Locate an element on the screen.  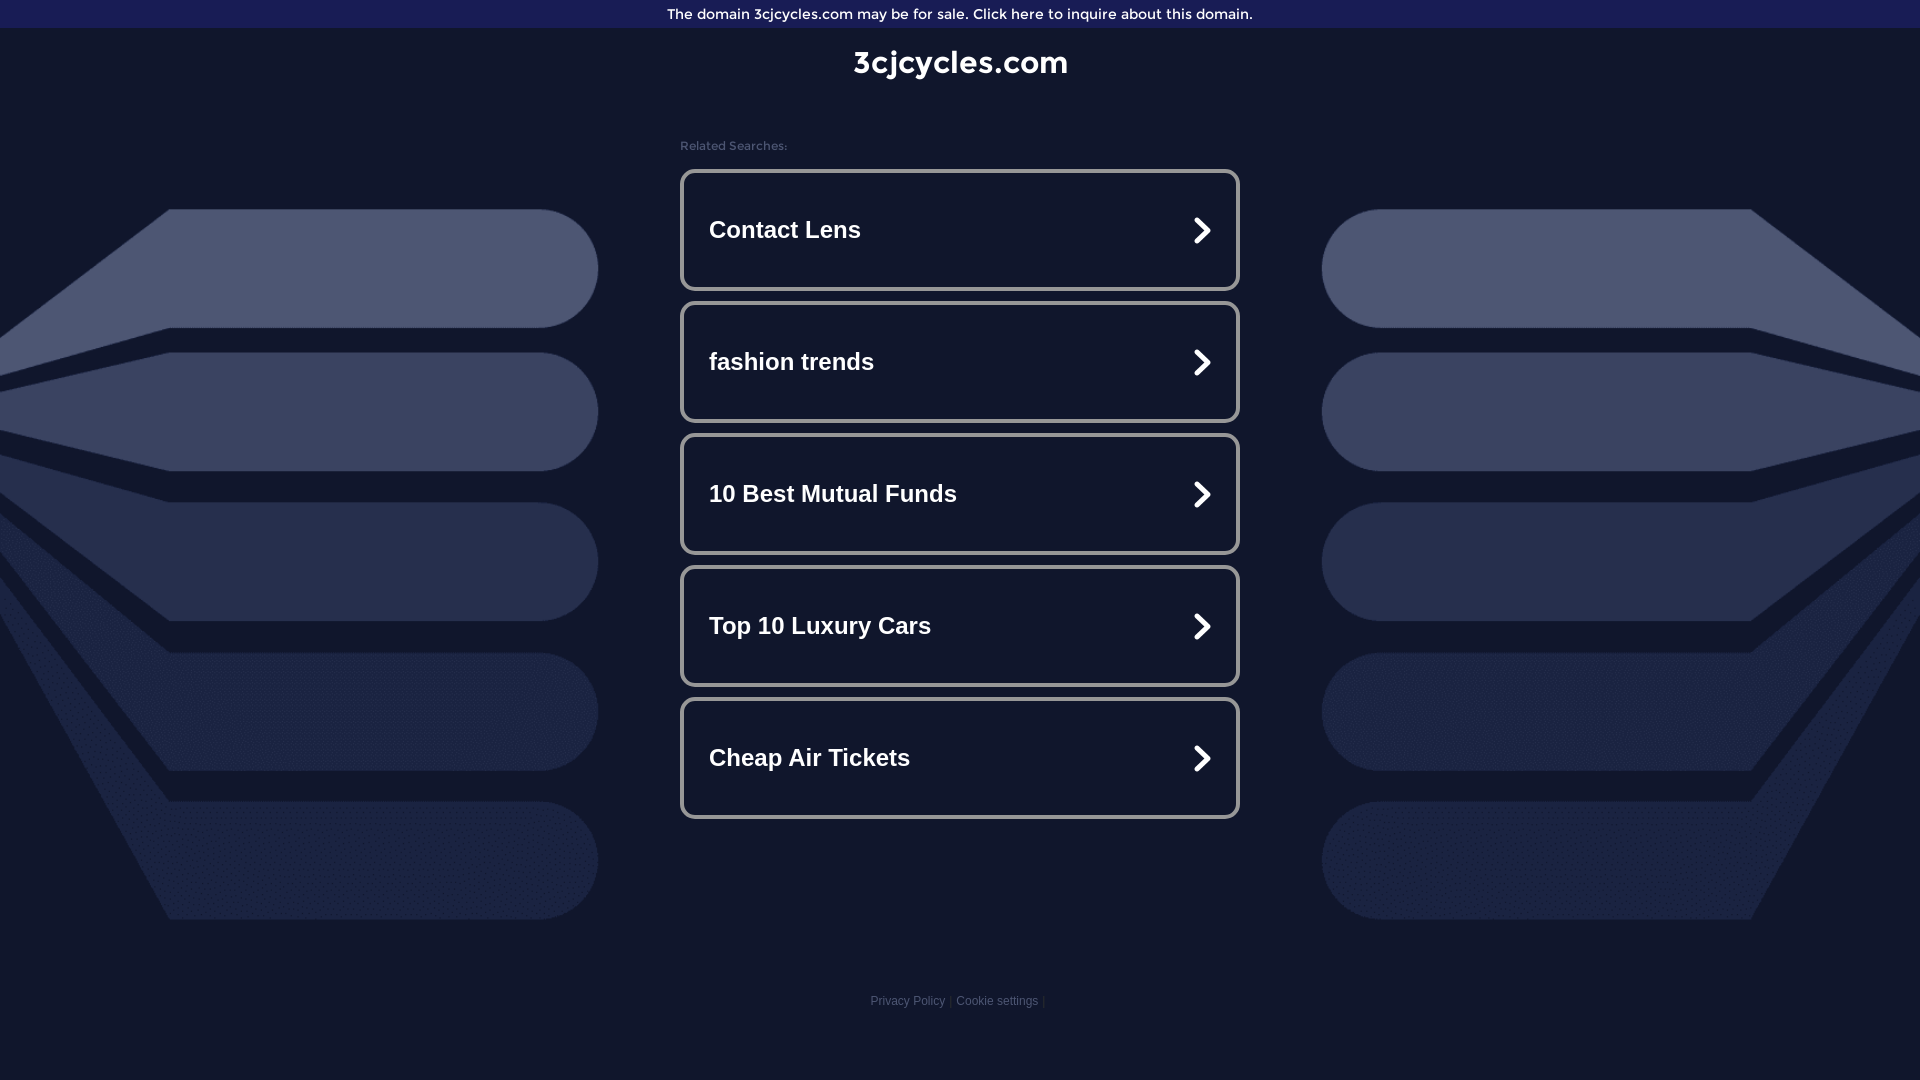
'Cookie settings' is located at coordinates (997, 1001).